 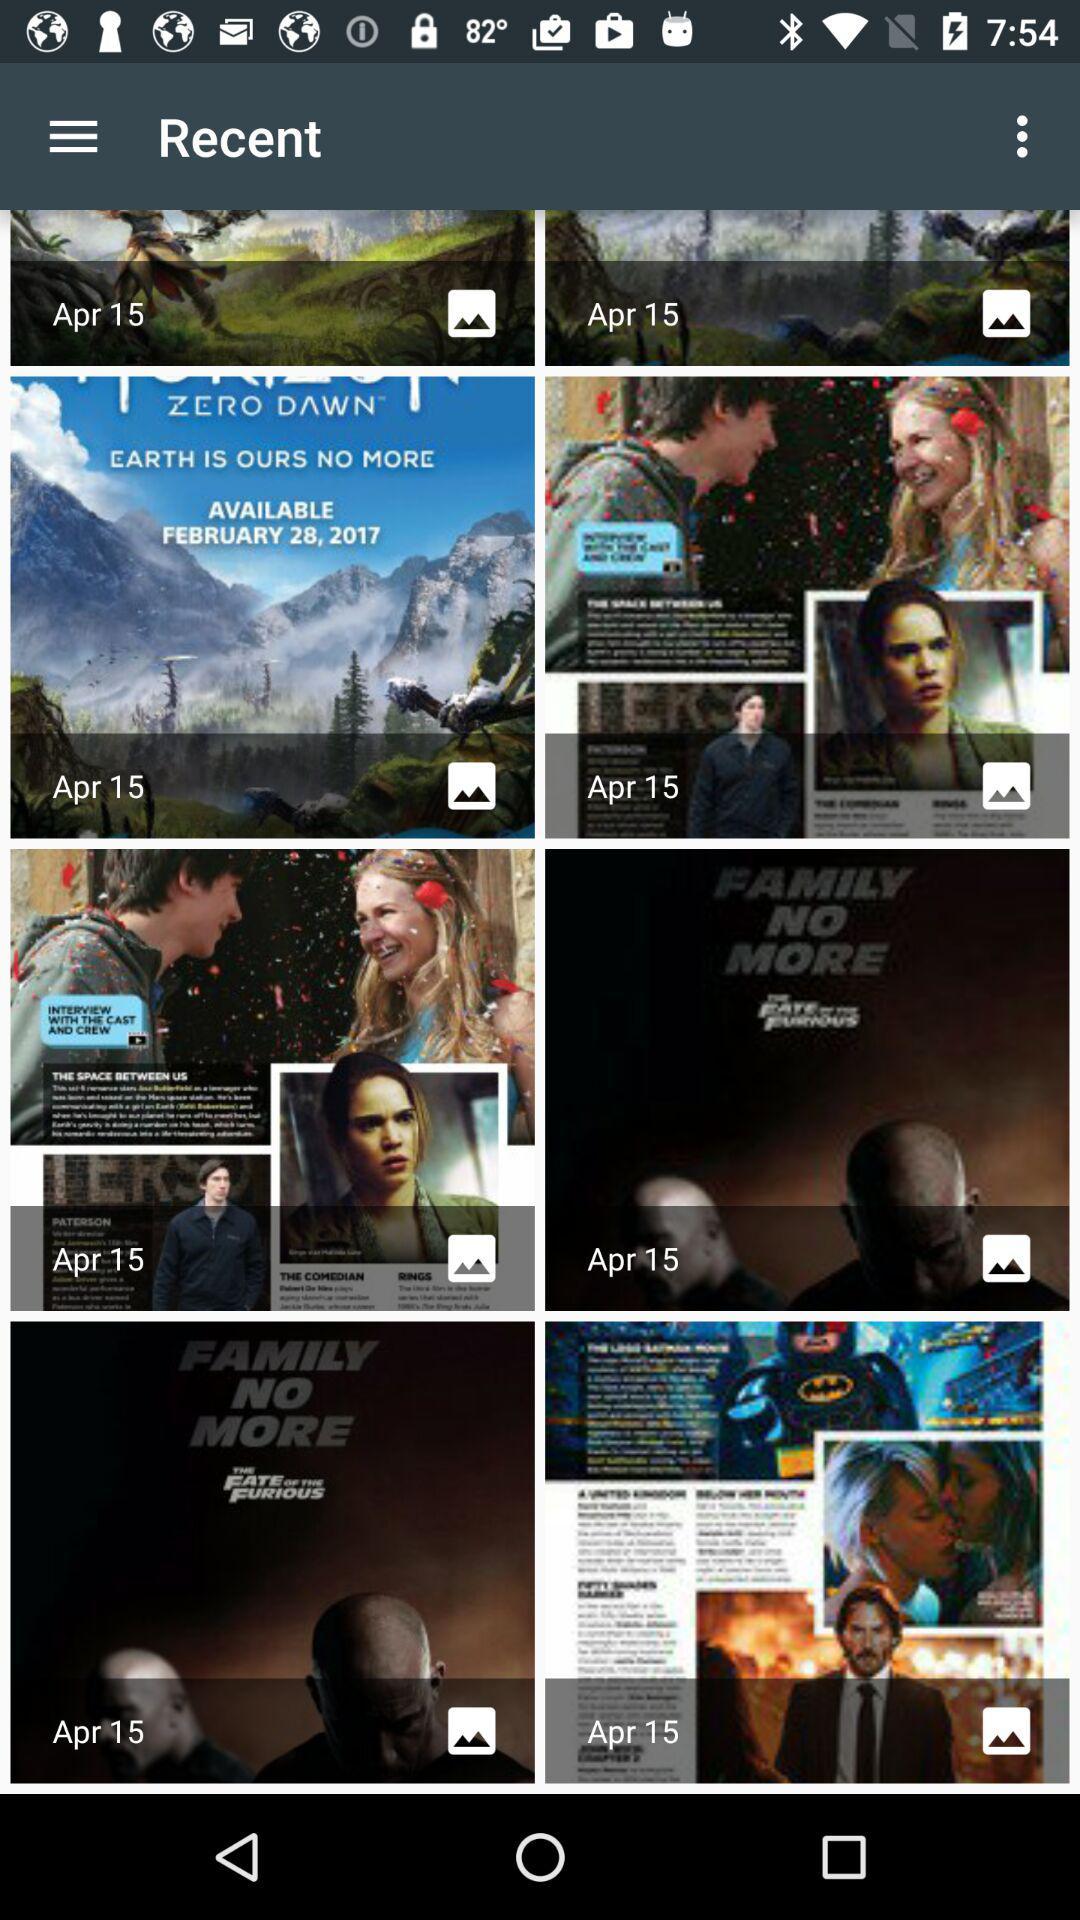 I want to click on the box in the bottom right corner, so click(x=806, y=1552).